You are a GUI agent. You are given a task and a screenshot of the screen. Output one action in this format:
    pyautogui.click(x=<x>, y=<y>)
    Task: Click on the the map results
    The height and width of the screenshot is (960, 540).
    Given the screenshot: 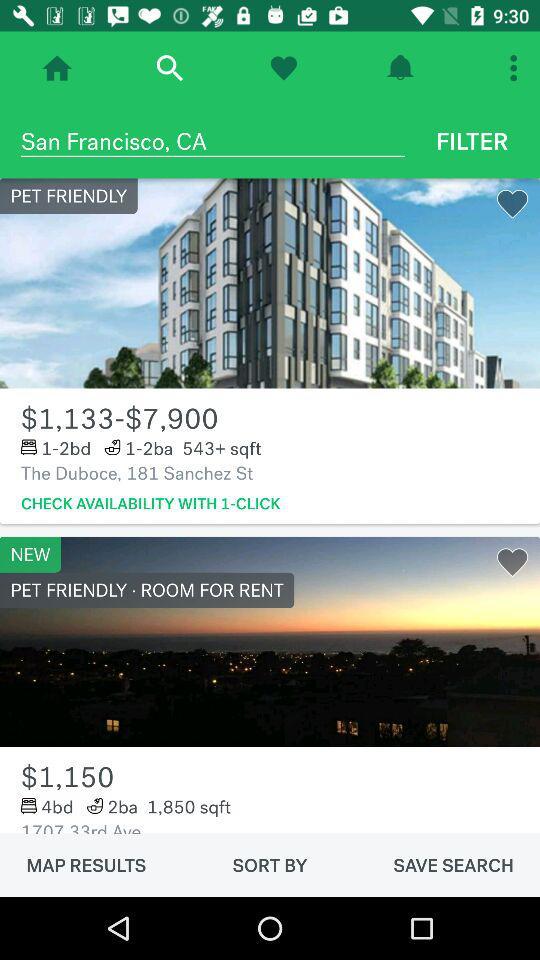 What is the action you would take?
    pyautogui.click(x=85, y=864)
    